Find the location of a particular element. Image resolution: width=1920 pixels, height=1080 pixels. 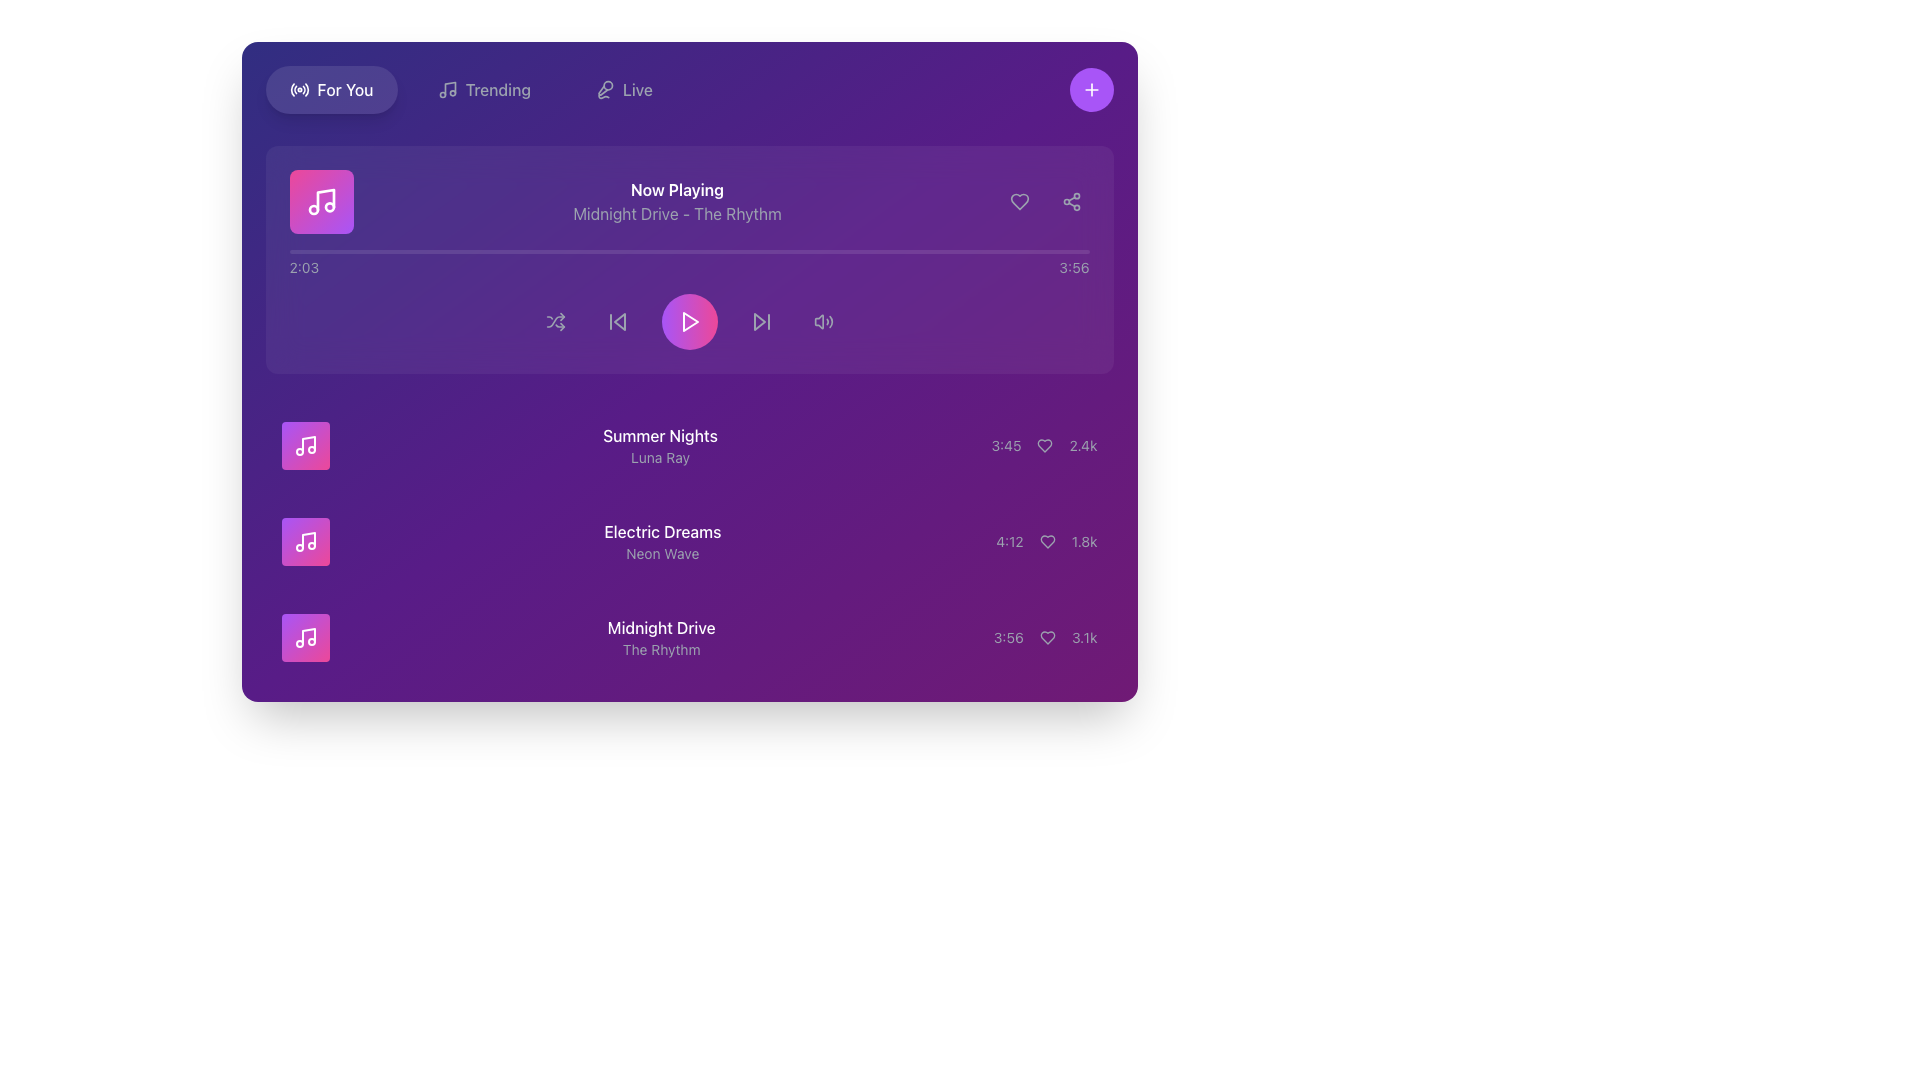

the list item entry featuring 'Electric Dreams' with a musical note icon and song details including duration '4:12' and like count '1.8k' is located at coordinates (689, 542).